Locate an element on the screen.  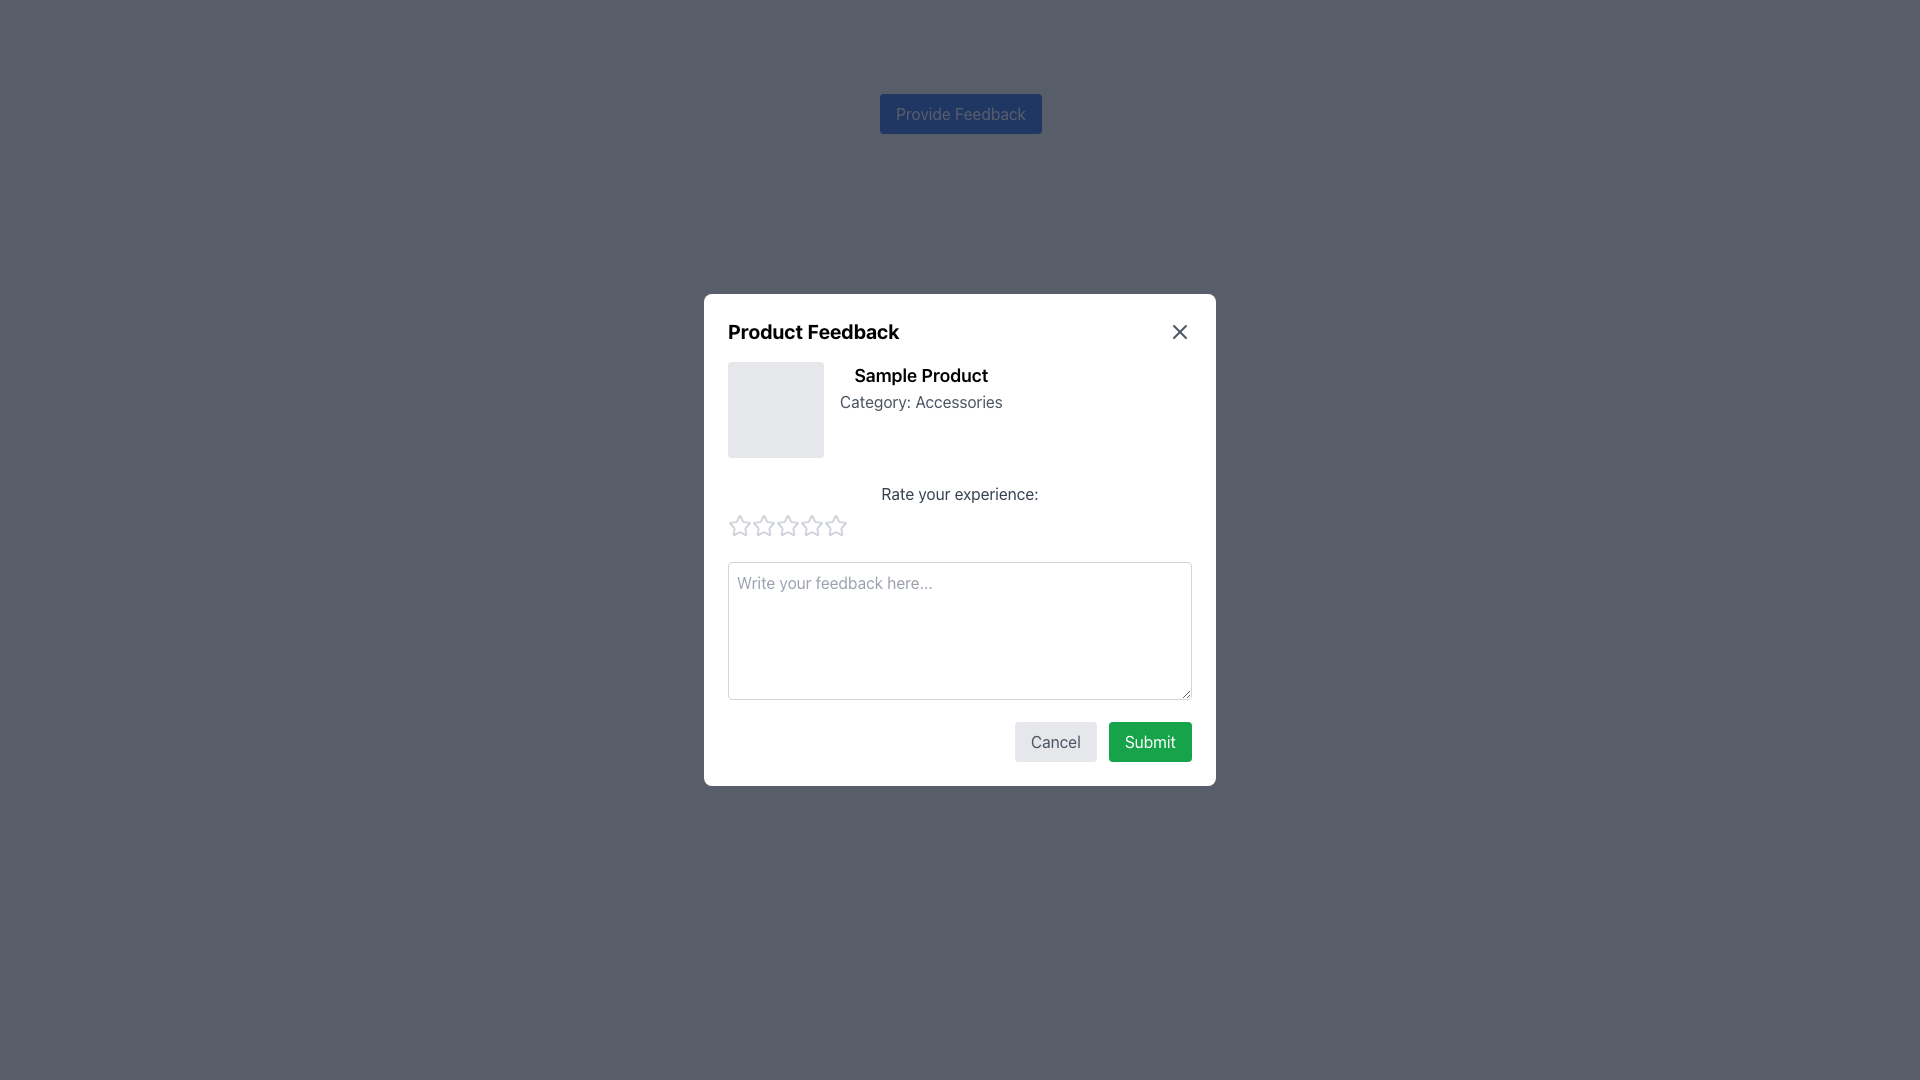
the first star-shaped icon with a hollow outline, which is styled in light gray is located at coordinates (738, 524).